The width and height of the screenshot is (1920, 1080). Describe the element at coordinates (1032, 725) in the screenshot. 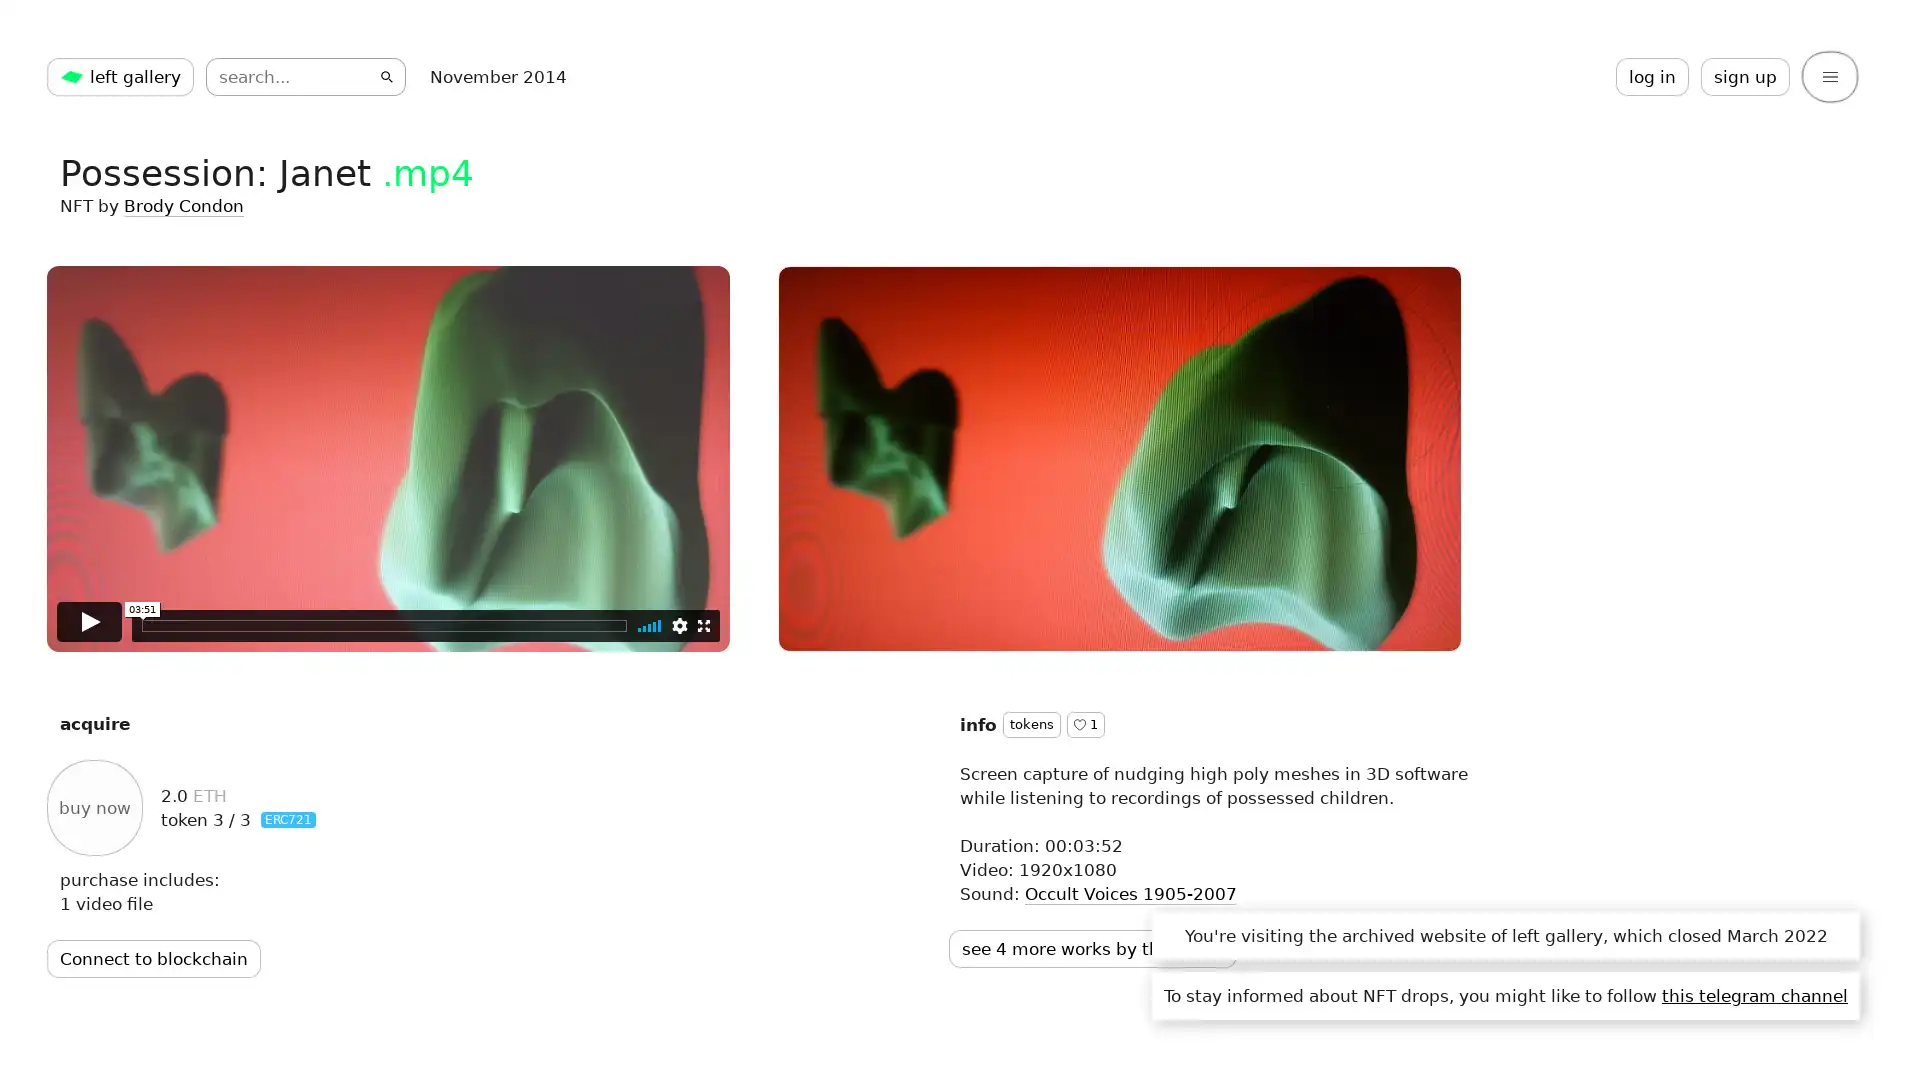

I see `tokens` at that location.